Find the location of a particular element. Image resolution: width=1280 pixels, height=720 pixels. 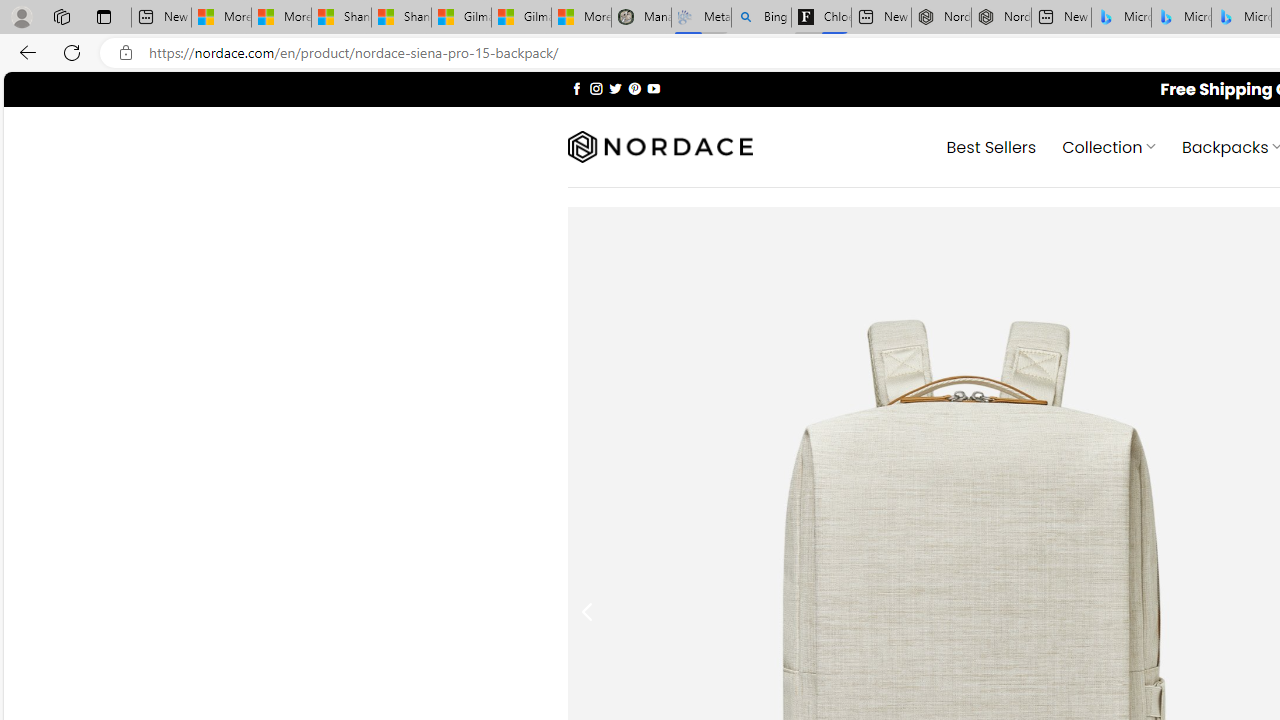

'Bing Real Estate - Home sales and rental listings' is located at coordinates (760, 17).